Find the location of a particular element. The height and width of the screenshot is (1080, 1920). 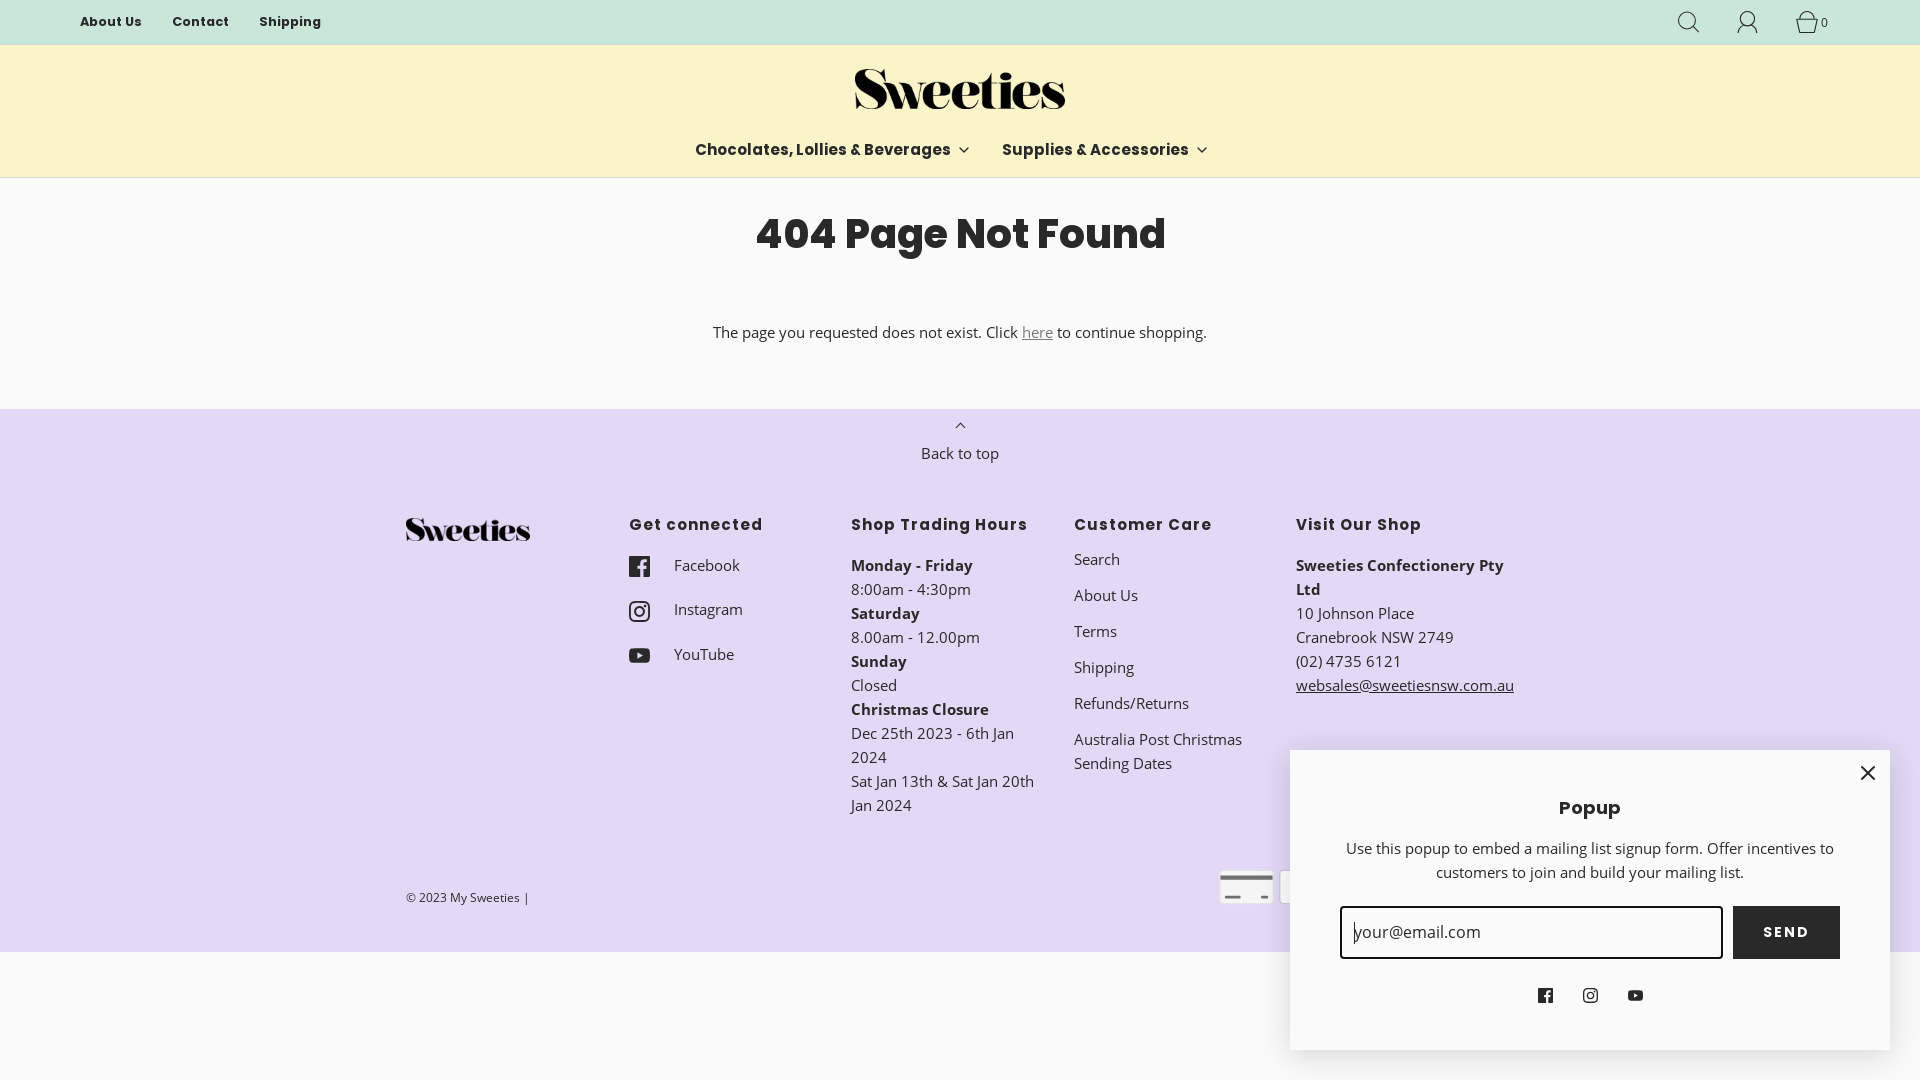

'Back to top' is located at coordinates (905, 446).